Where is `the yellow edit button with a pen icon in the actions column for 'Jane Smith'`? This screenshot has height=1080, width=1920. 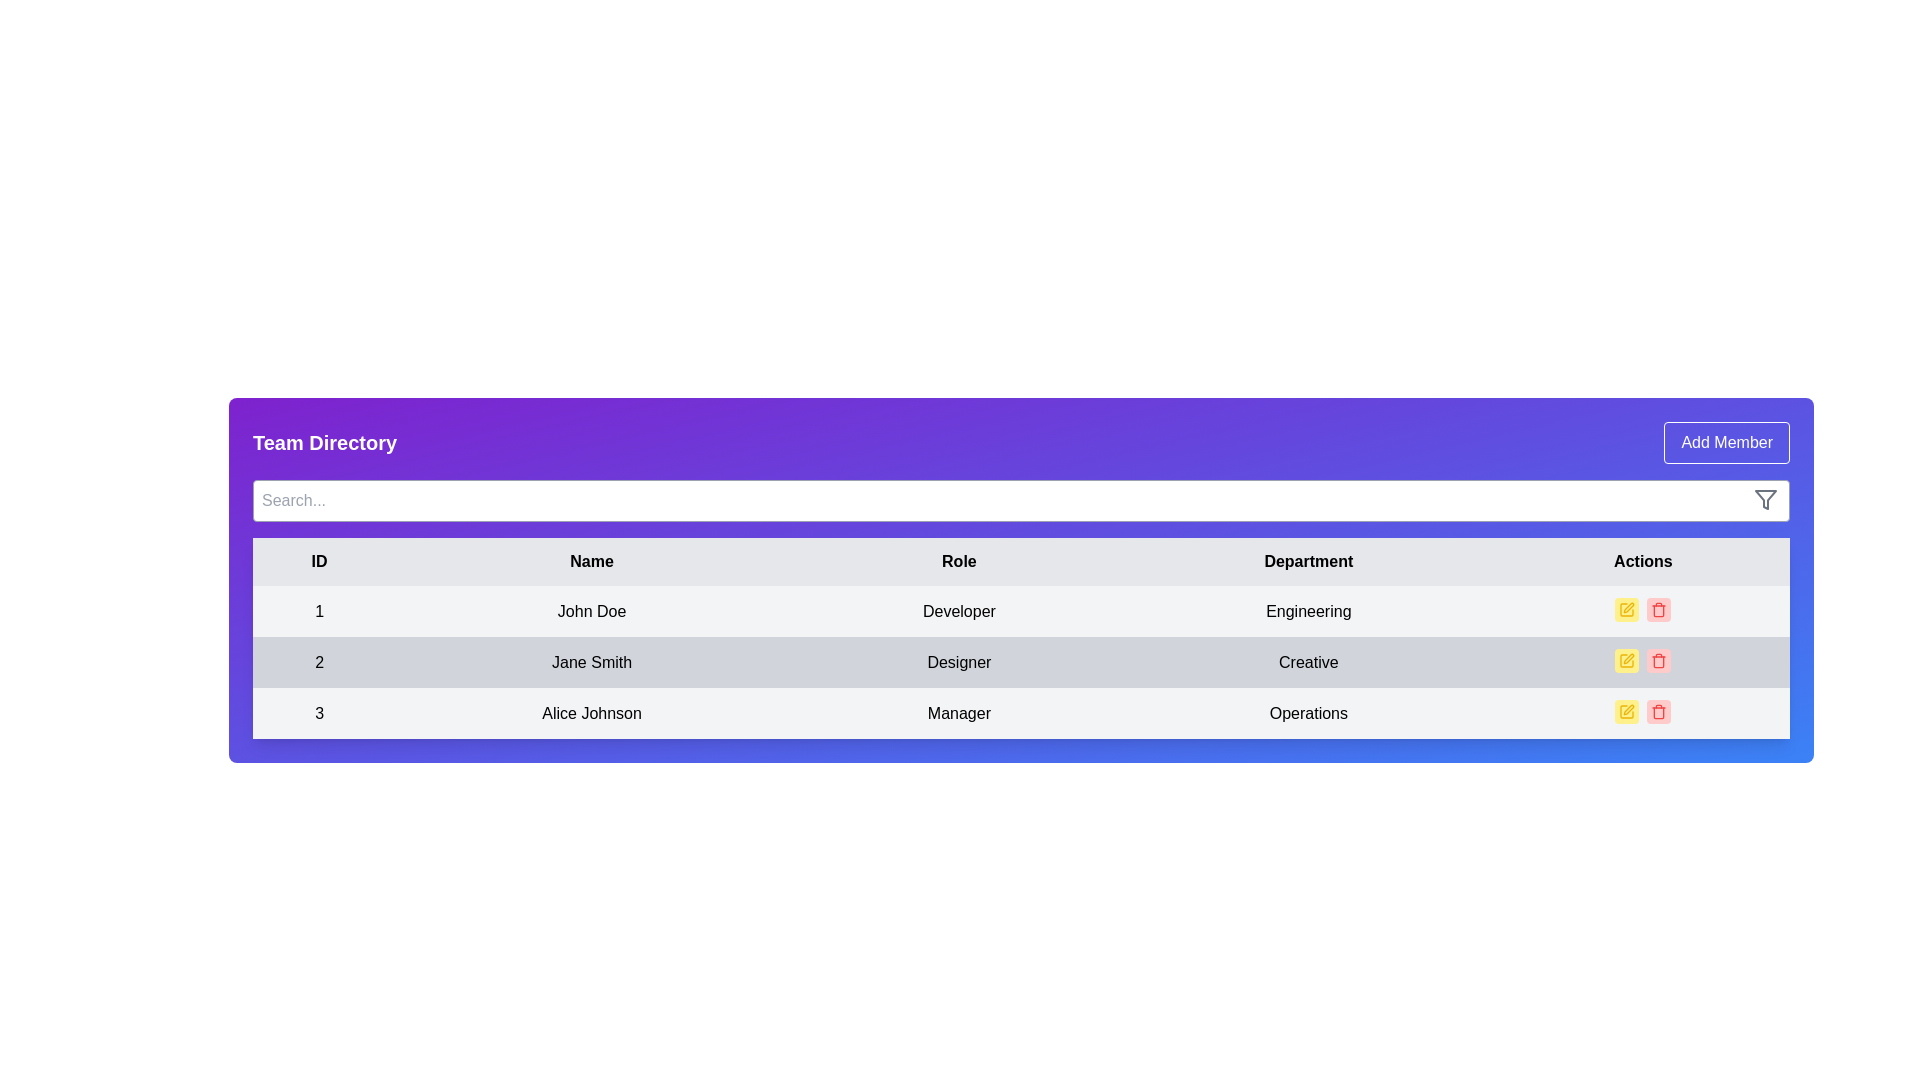
the yellow edit button with a pen icon in the actions column for 'Jane Smith' is located at coordinates (1627, 660).